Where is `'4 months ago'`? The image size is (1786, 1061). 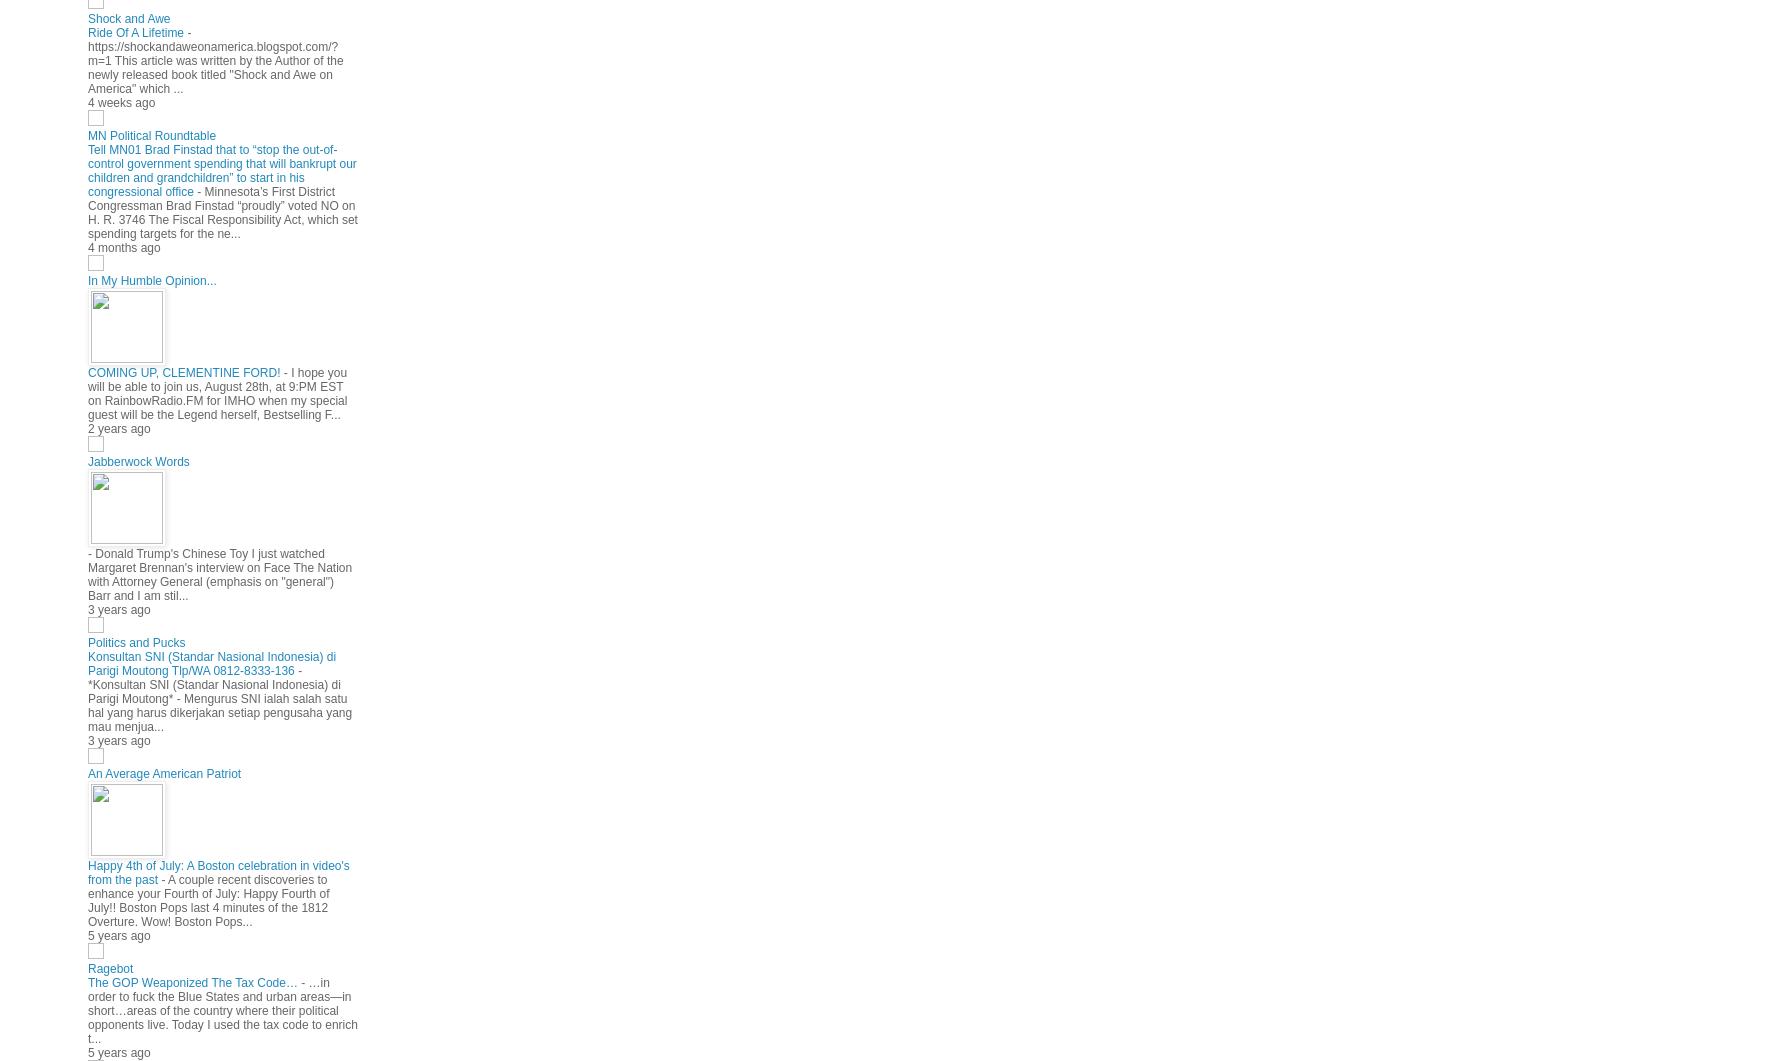 '4 months ago' is located at coordinates (123, 246).